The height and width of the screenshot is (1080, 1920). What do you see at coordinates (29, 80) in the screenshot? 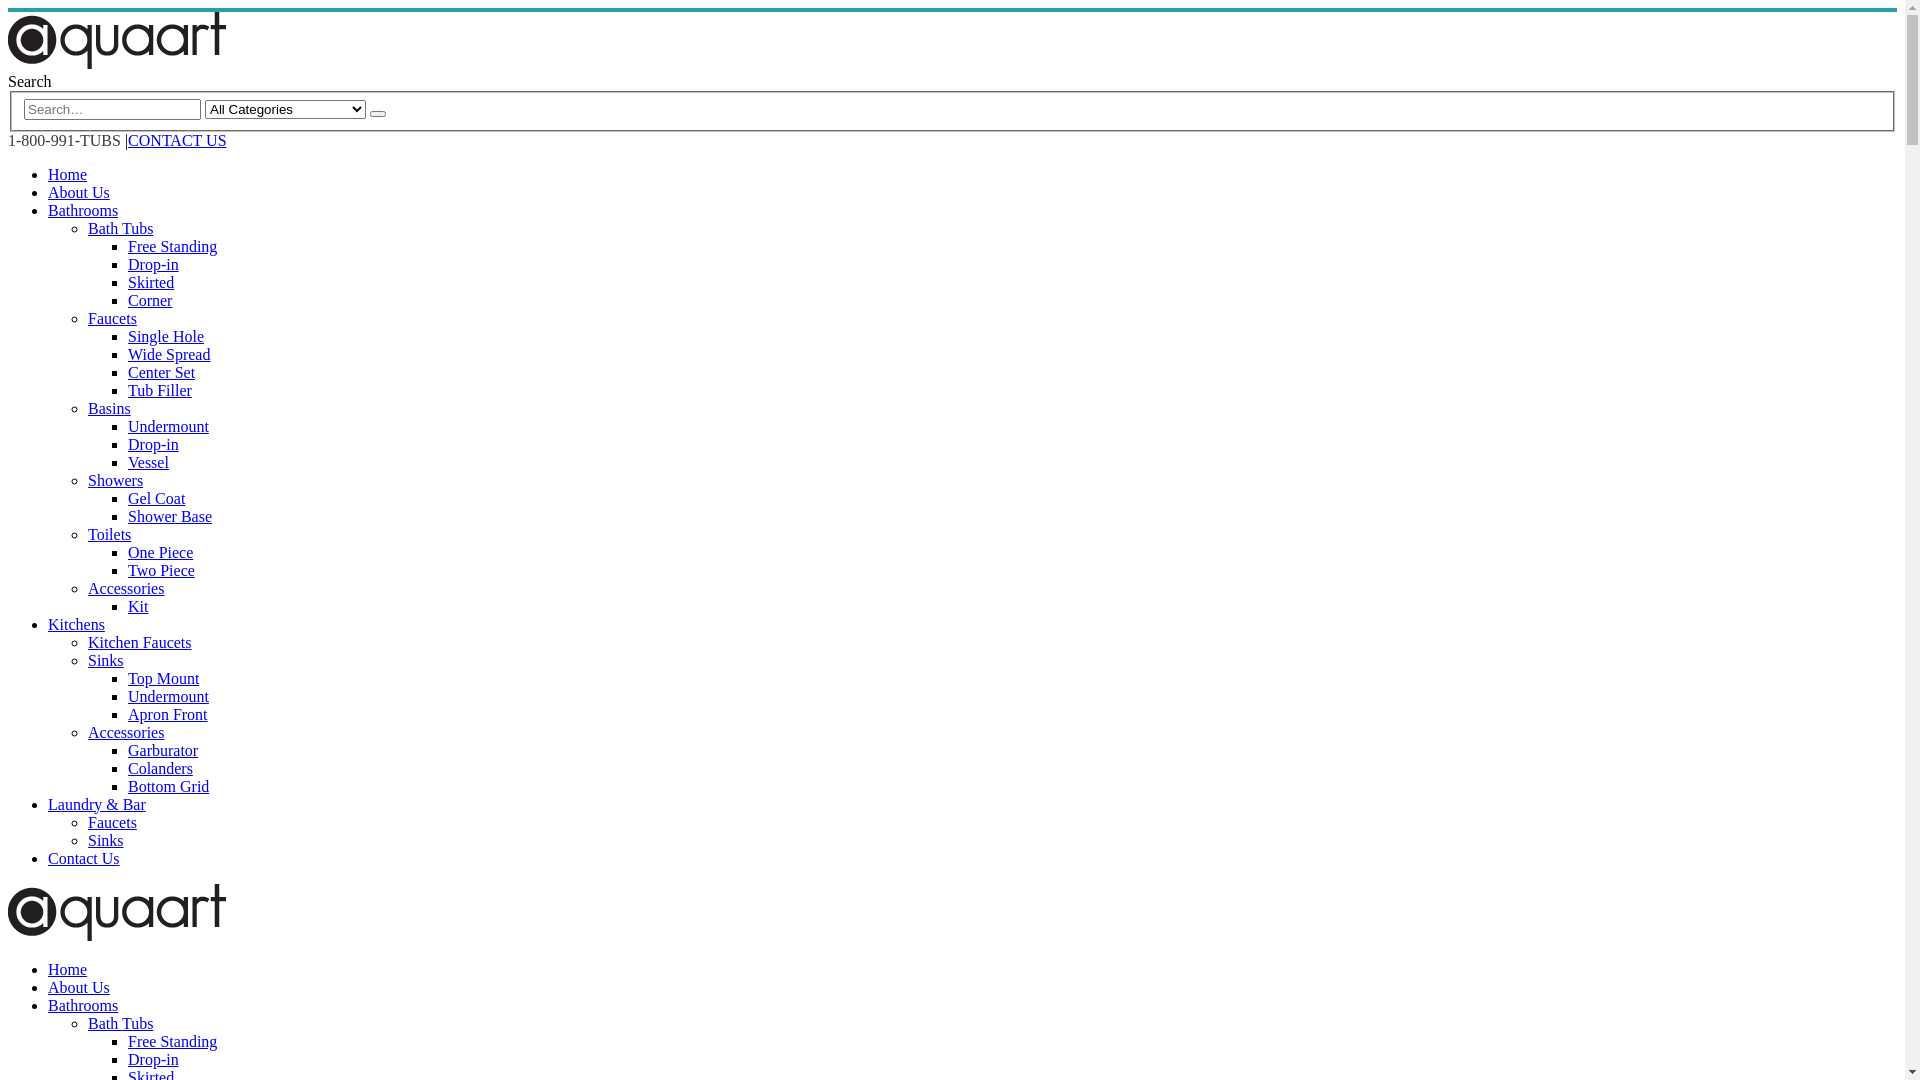
I see `'Search'` at bounding box center [29, 80].